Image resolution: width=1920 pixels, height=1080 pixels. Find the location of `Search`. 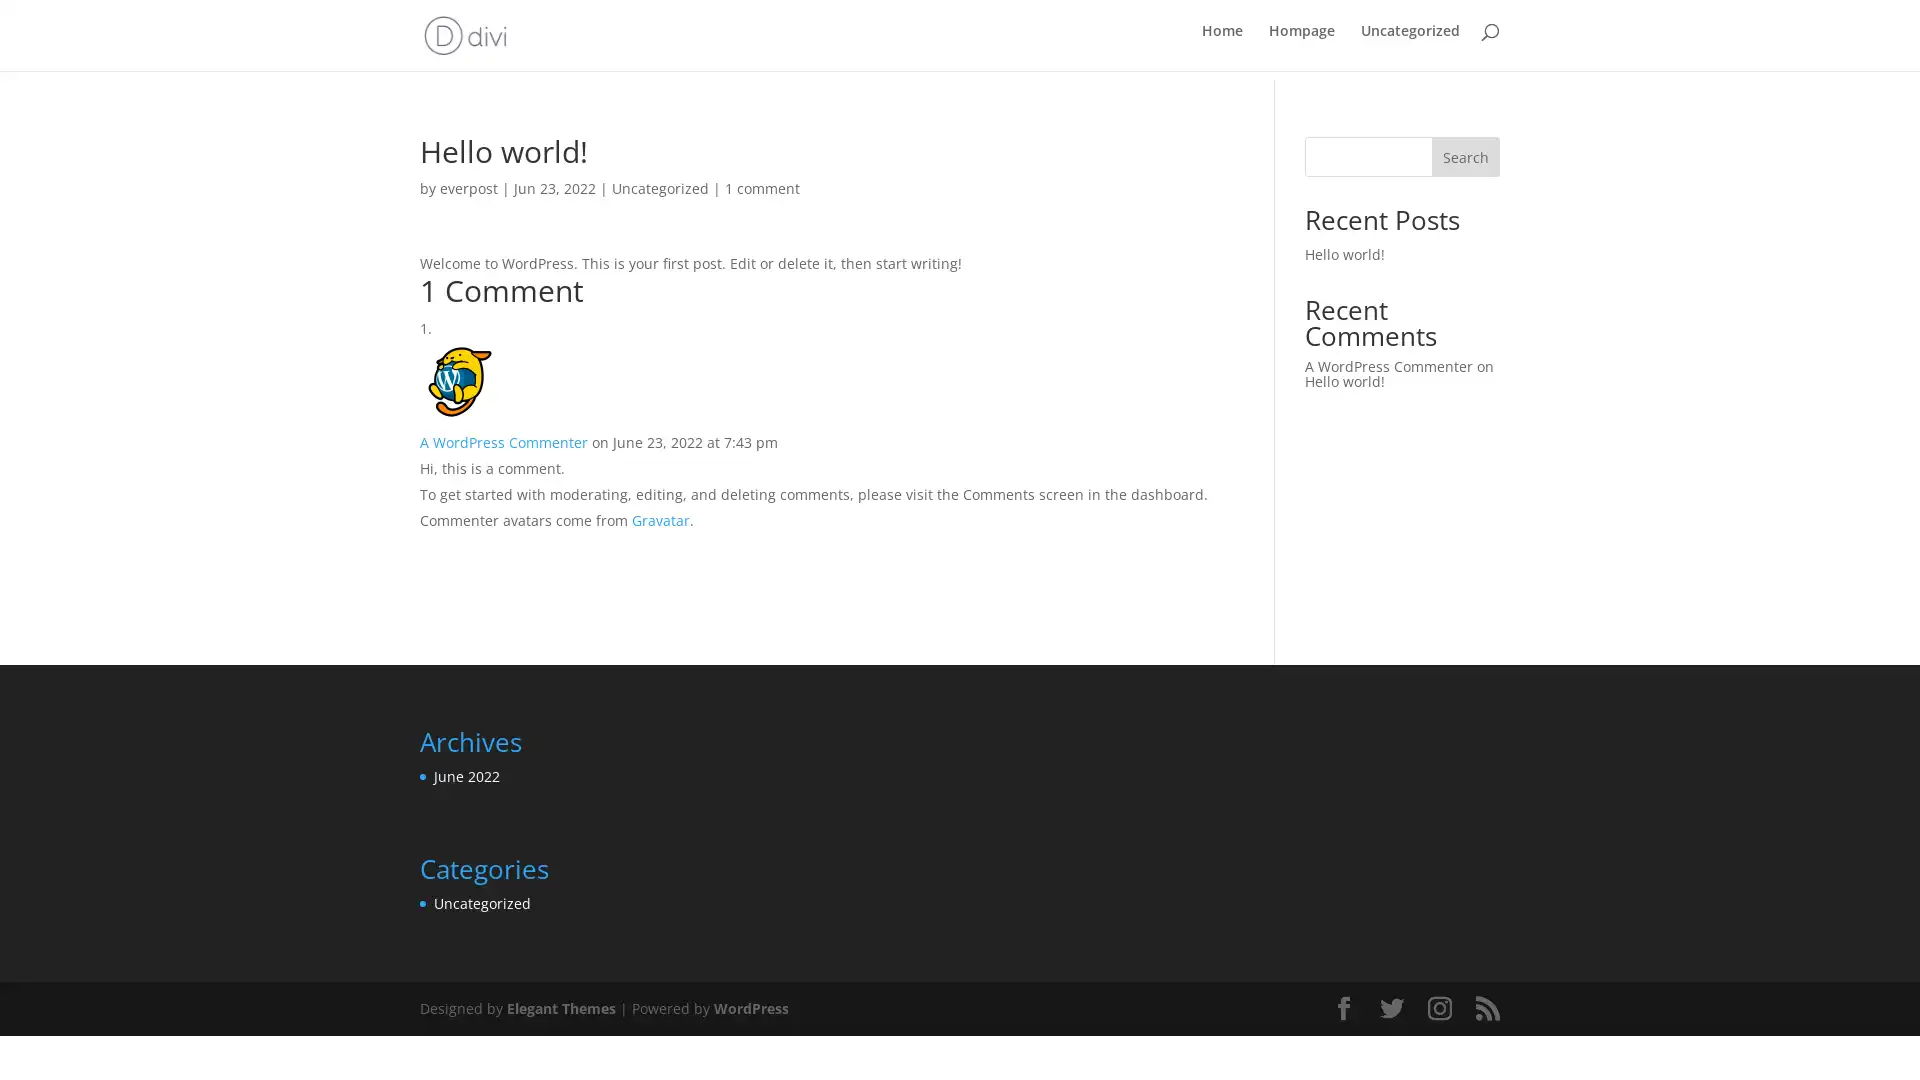

Search is located at coordinates (1465, 150).